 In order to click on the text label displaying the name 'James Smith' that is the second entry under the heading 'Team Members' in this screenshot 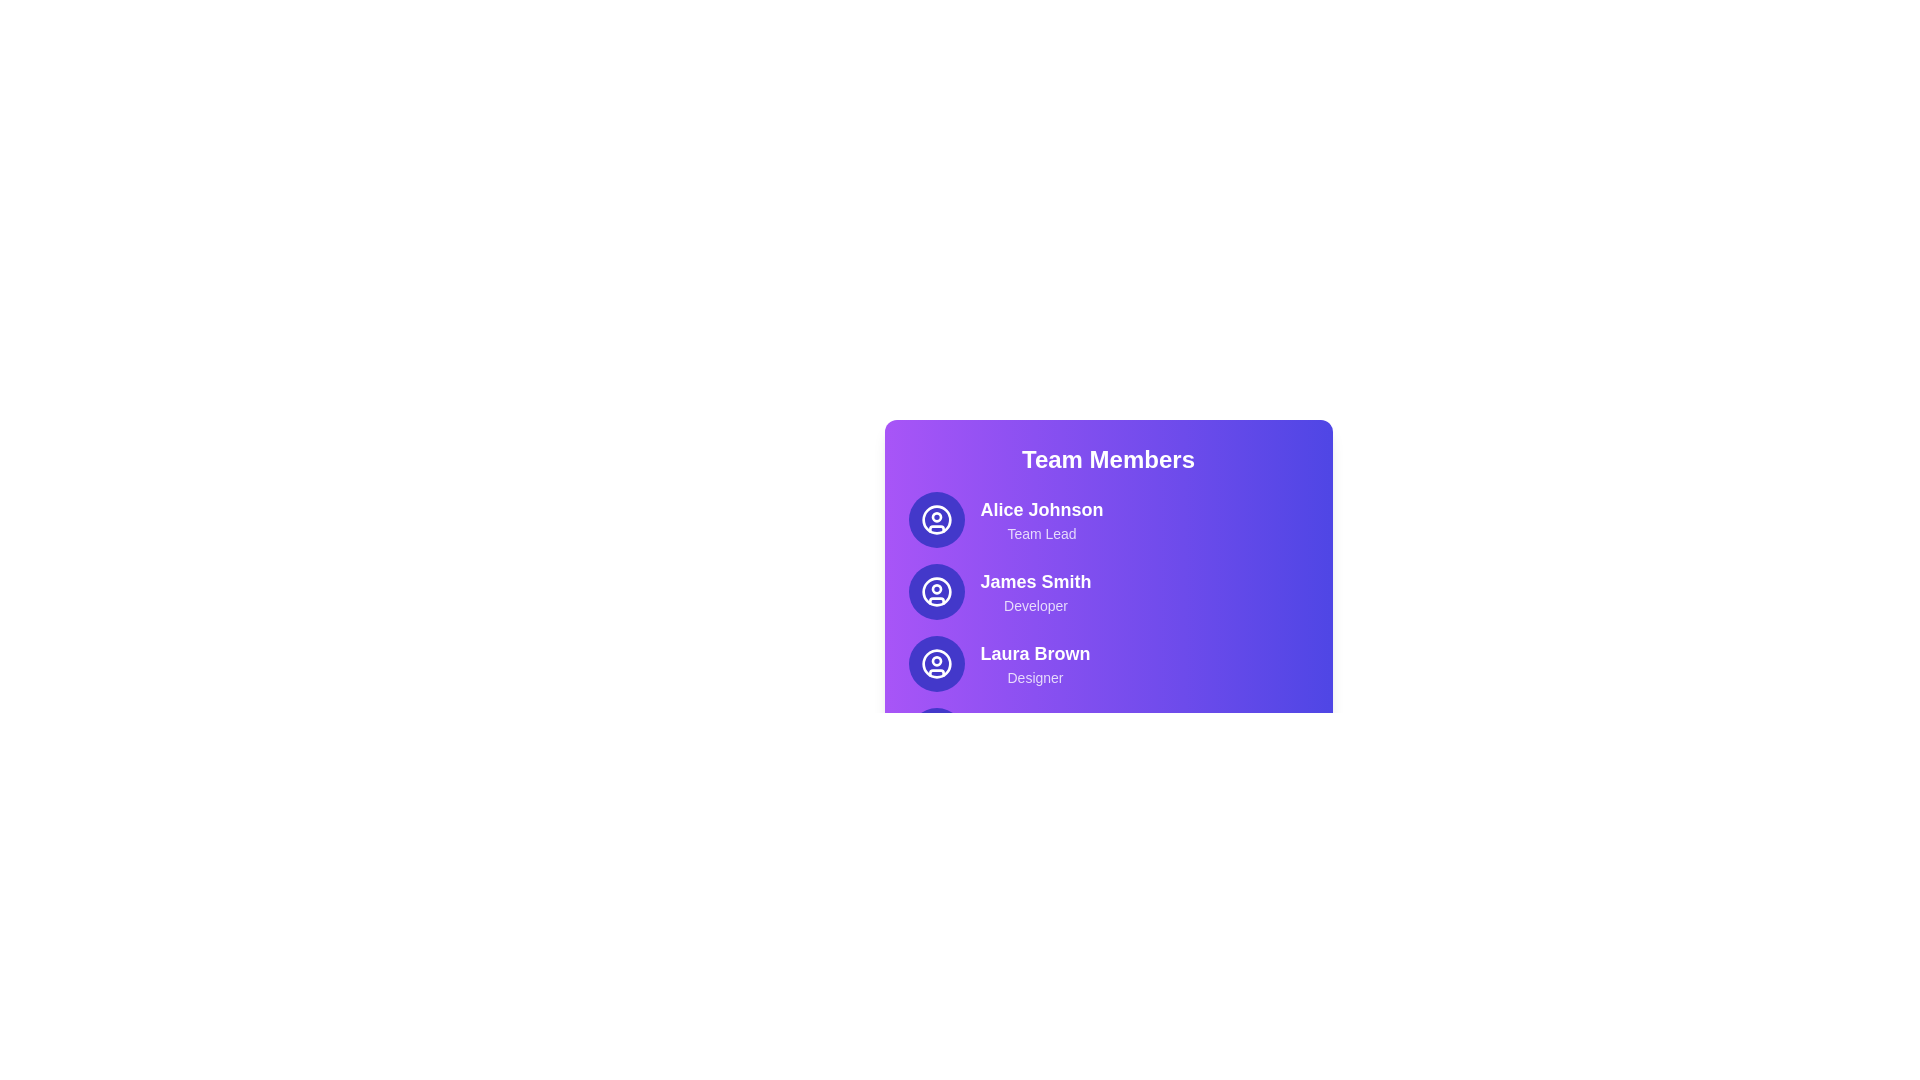, I will do `click(1036, 582)`.